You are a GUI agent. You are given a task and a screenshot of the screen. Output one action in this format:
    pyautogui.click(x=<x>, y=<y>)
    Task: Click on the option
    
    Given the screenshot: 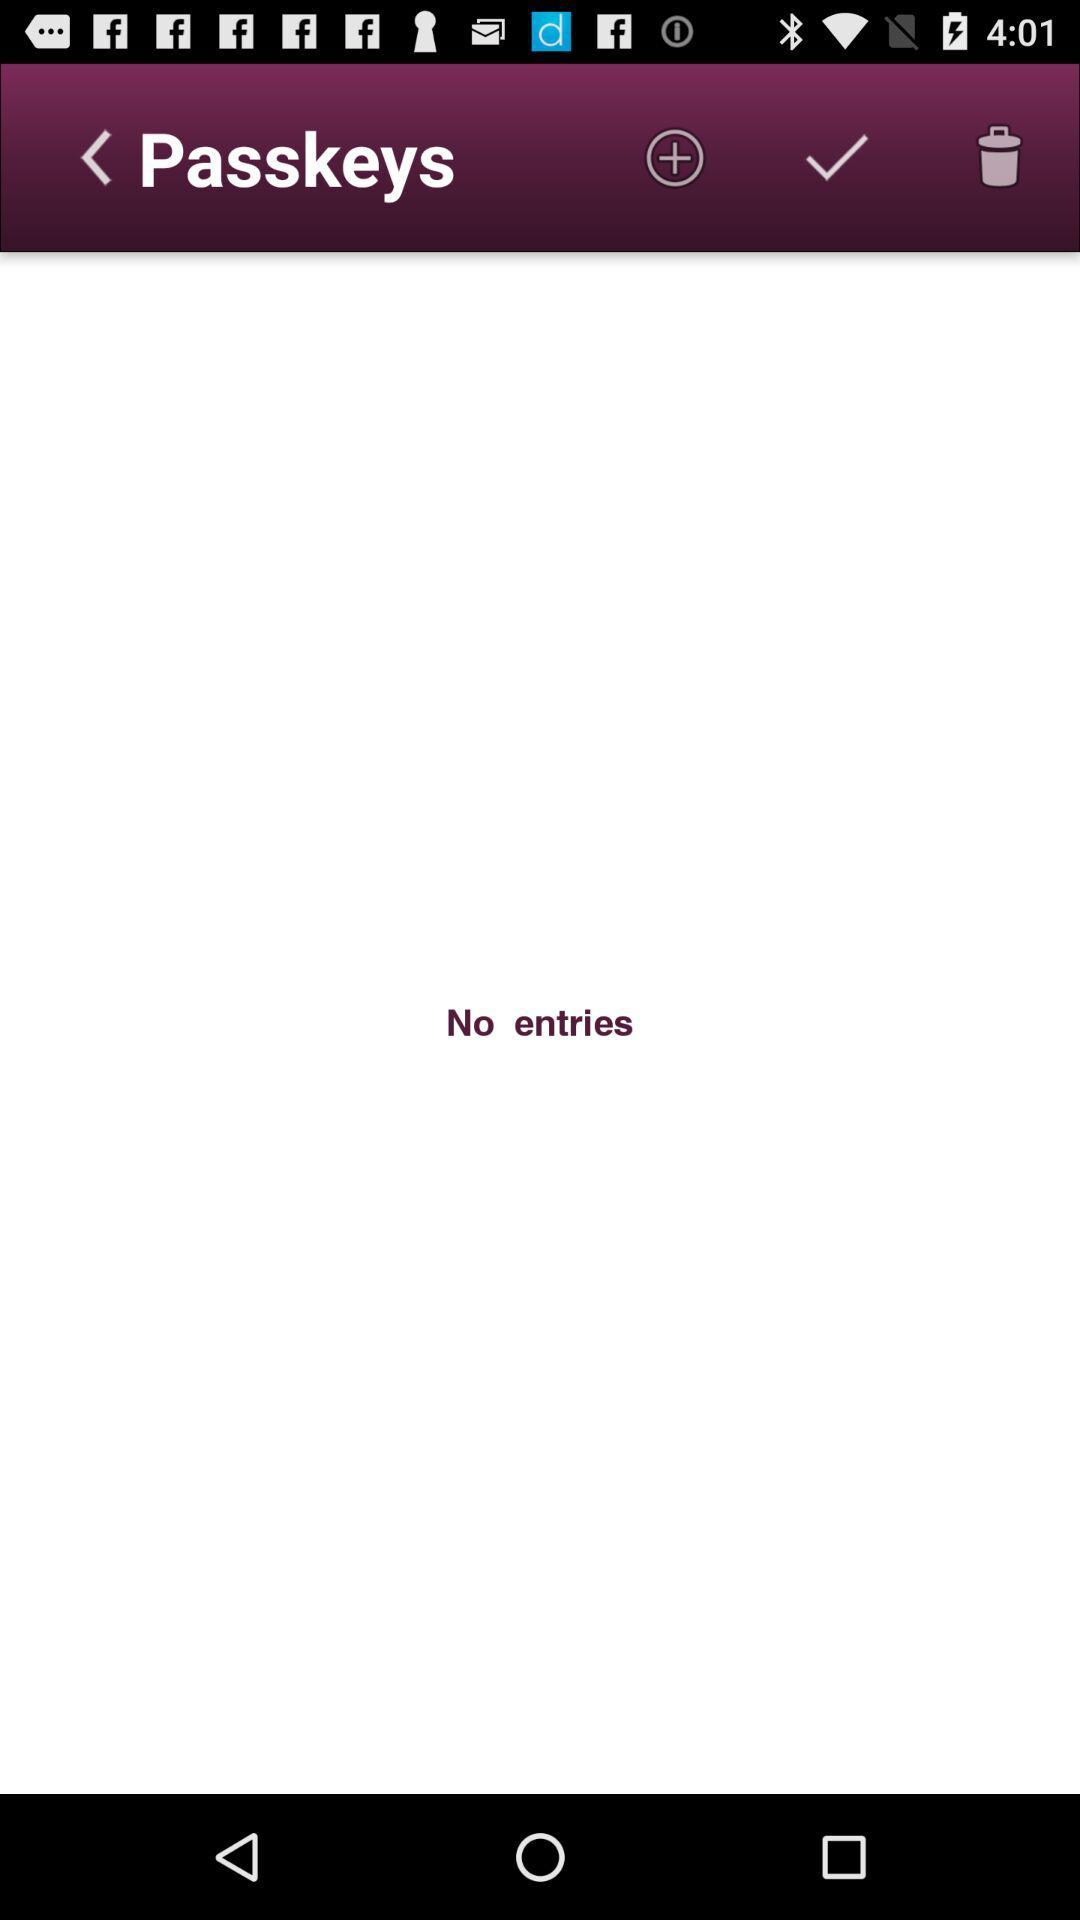 What is the action you would take?
    pyautogui.click(x=837, y=156)
    